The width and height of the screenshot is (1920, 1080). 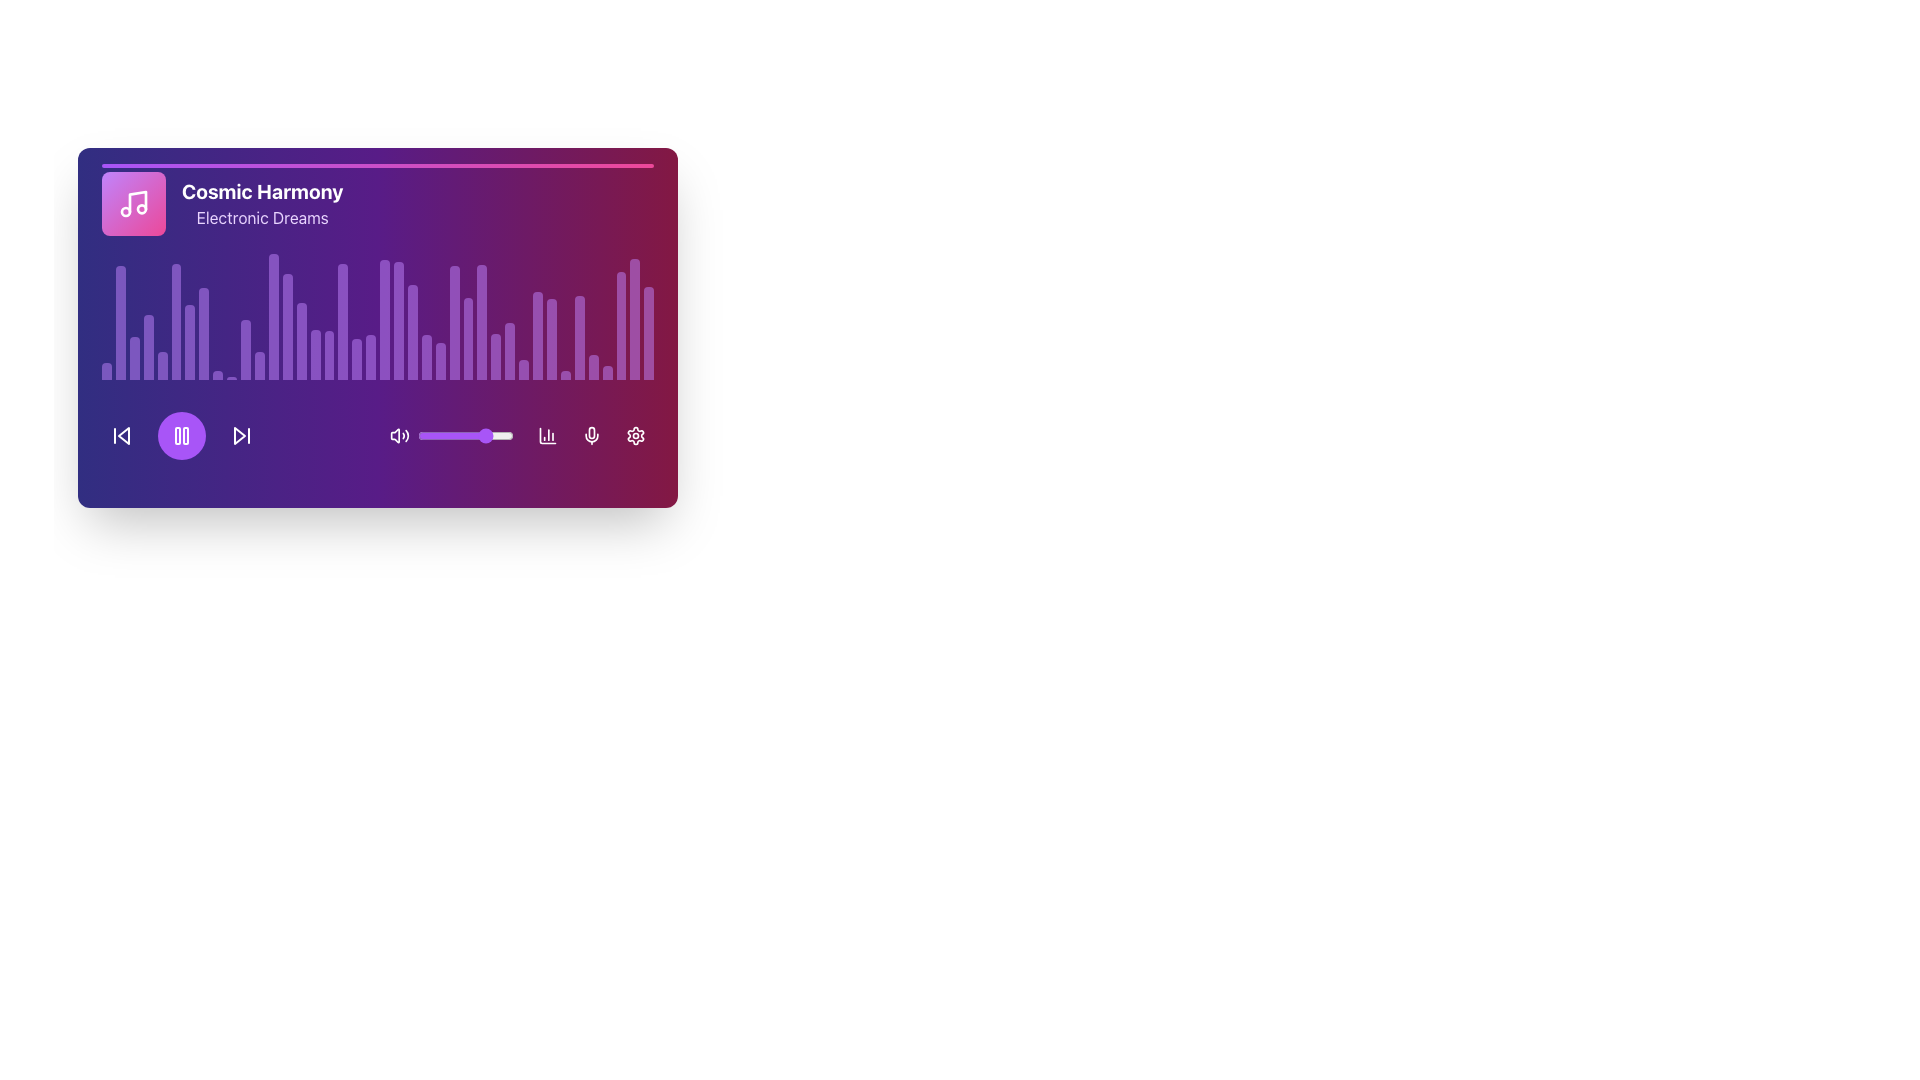 I want to click on the 29th vertical bar of the audio visualizer component, which indicates the intensity of a specific audio frequency, so click(x=537, y=334).